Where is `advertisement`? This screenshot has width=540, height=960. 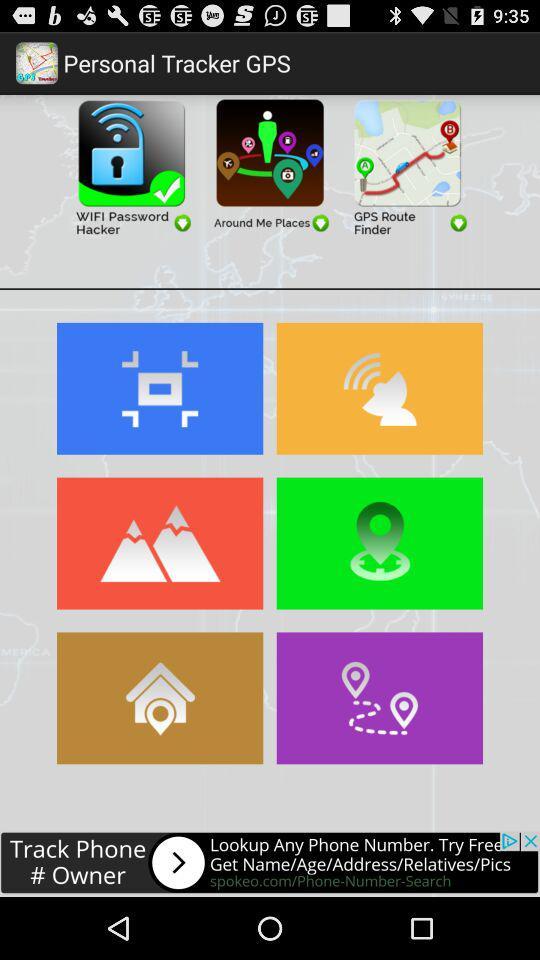
advertisement is located at coordinates (406, 164).